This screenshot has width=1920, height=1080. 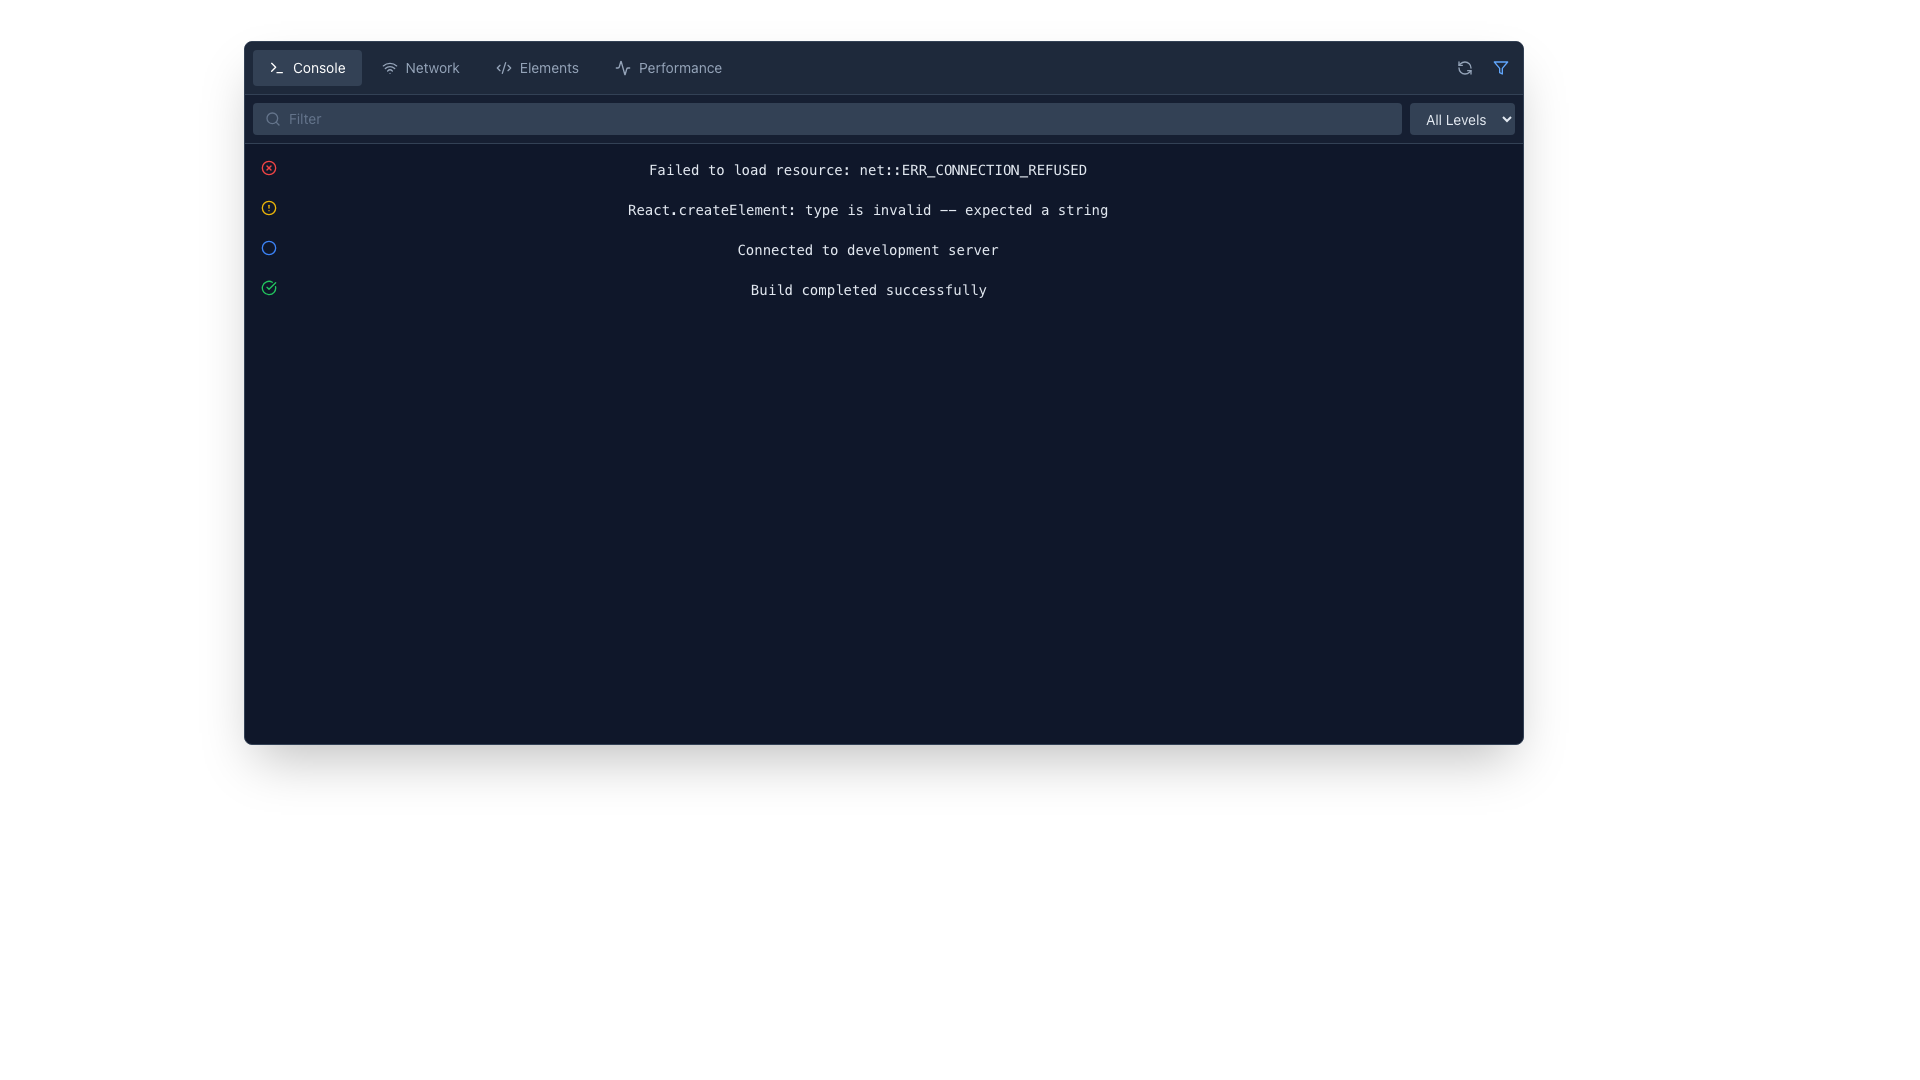 I want to click on the text label in the horizontal navigation bar at the top of the interface, so click(x=549, y=67).